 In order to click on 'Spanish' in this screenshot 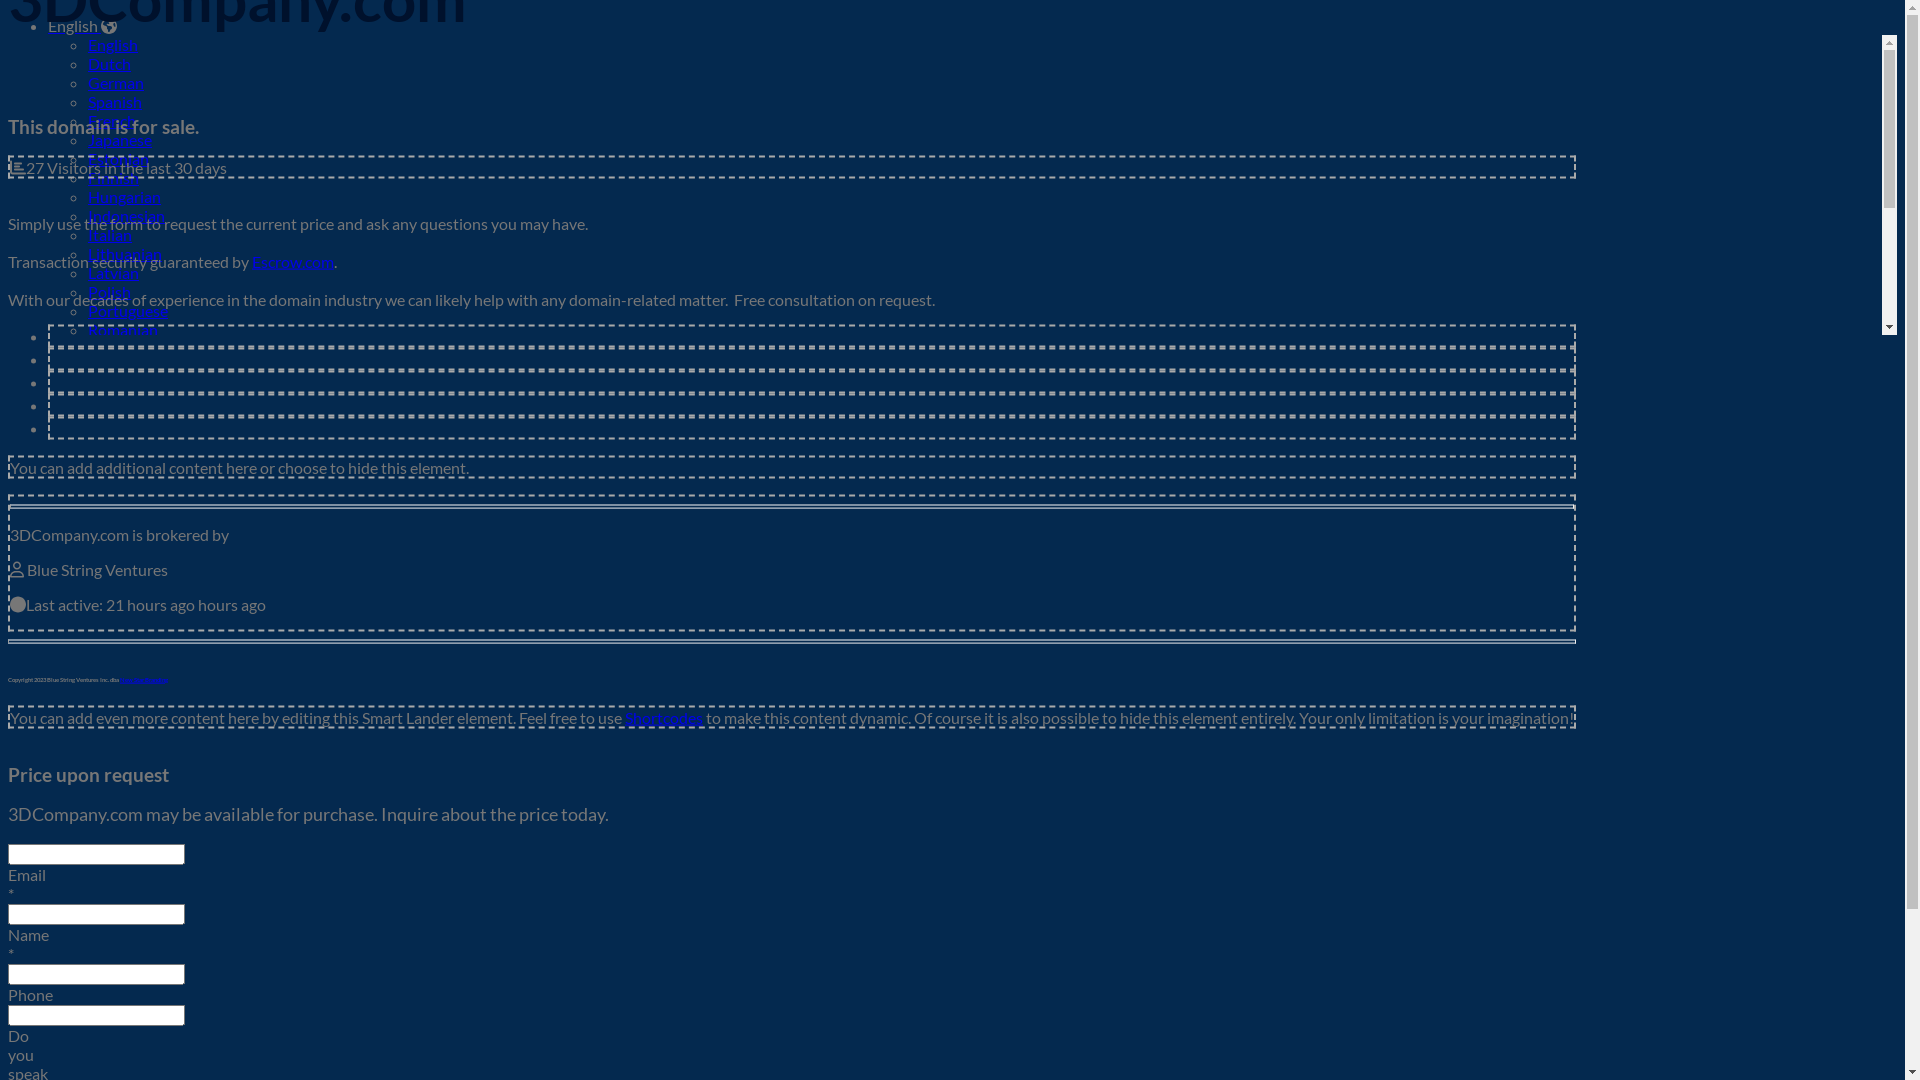, I will do `click(114, 101)`.